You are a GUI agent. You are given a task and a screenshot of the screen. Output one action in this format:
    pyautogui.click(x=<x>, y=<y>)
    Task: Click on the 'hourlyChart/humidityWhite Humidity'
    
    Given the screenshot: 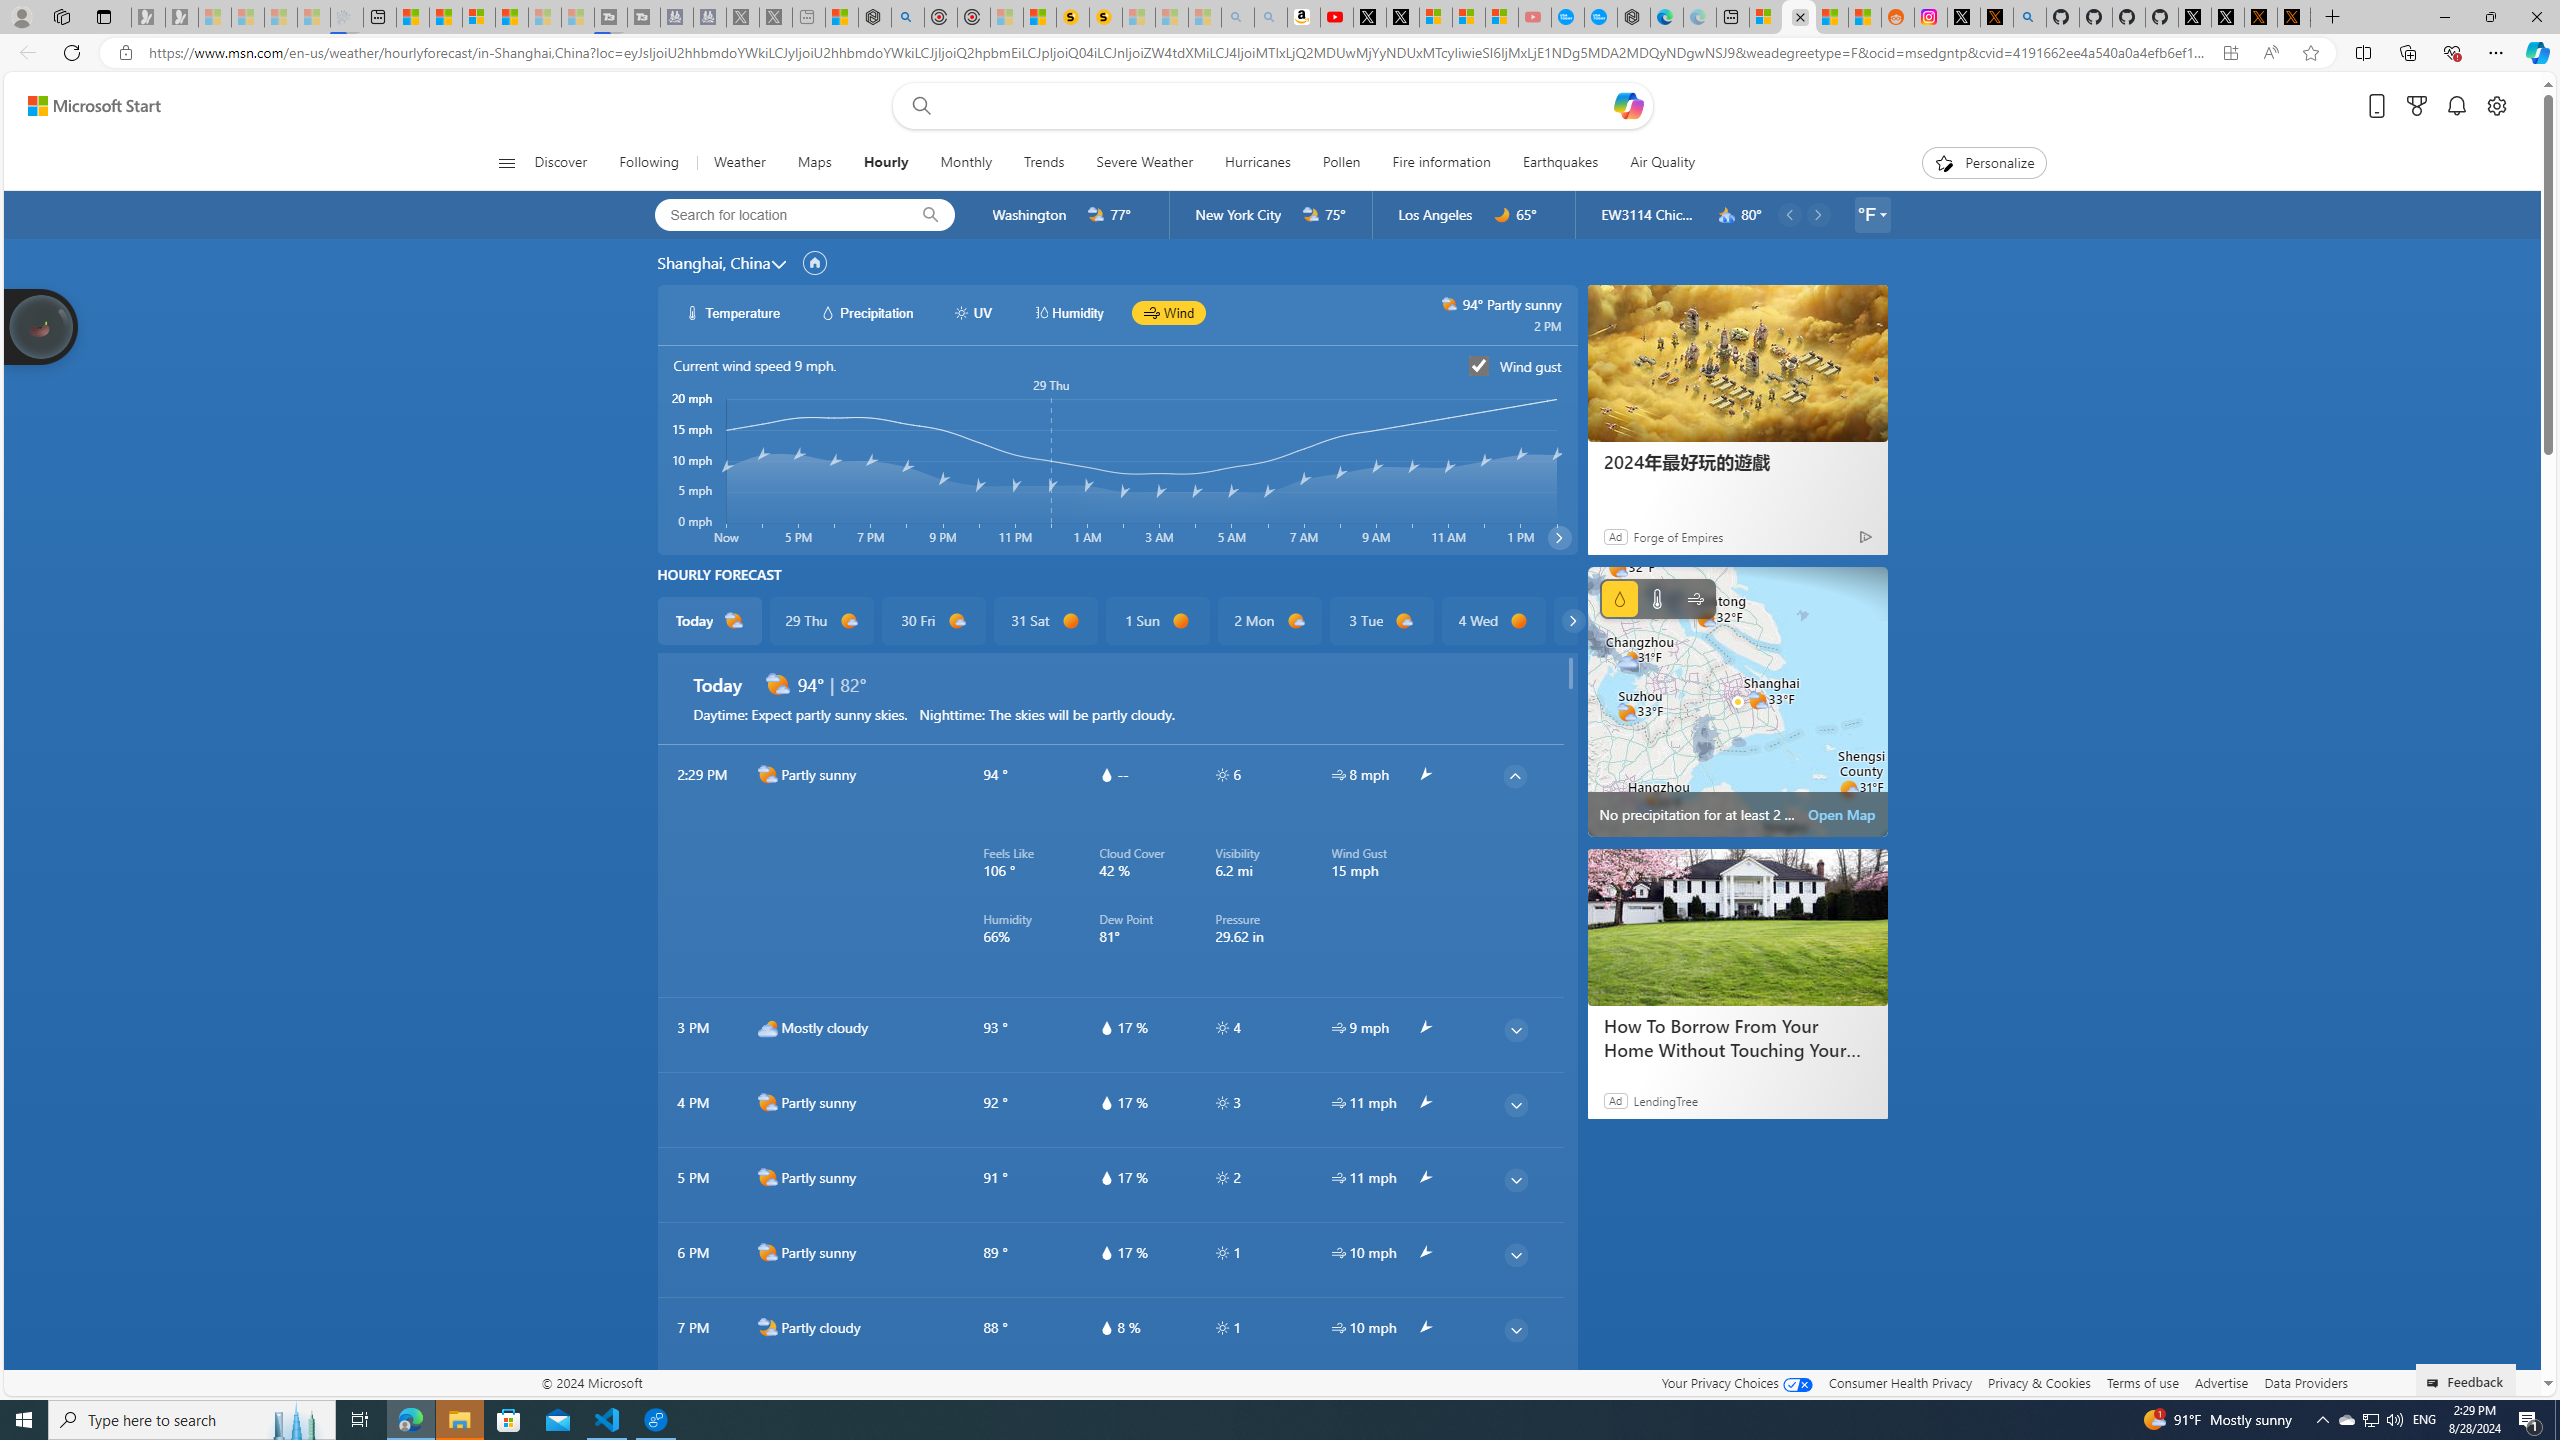 What is the action you would take?
    pyautogui.click(x=1067, y=313)
    